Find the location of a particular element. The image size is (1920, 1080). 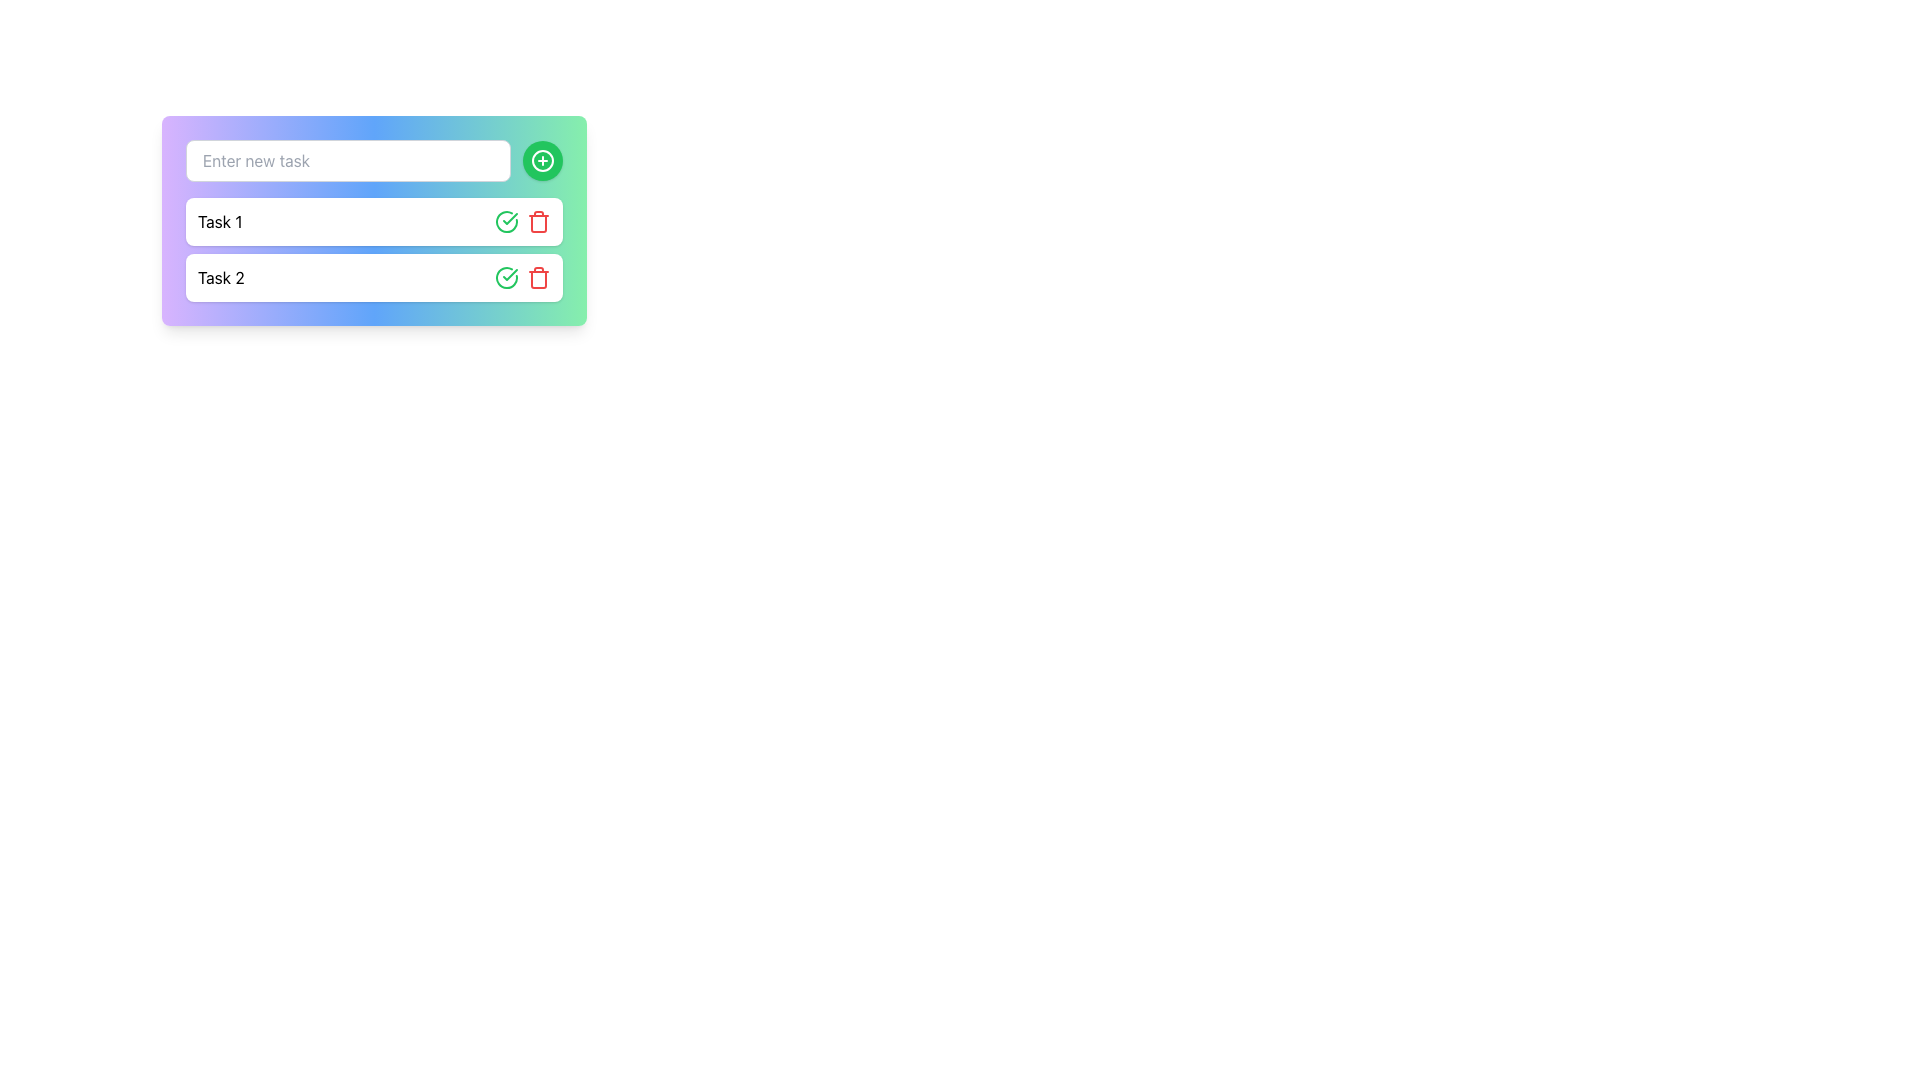

the circular green button with a white plus sign is located at coordinates (542, 160).